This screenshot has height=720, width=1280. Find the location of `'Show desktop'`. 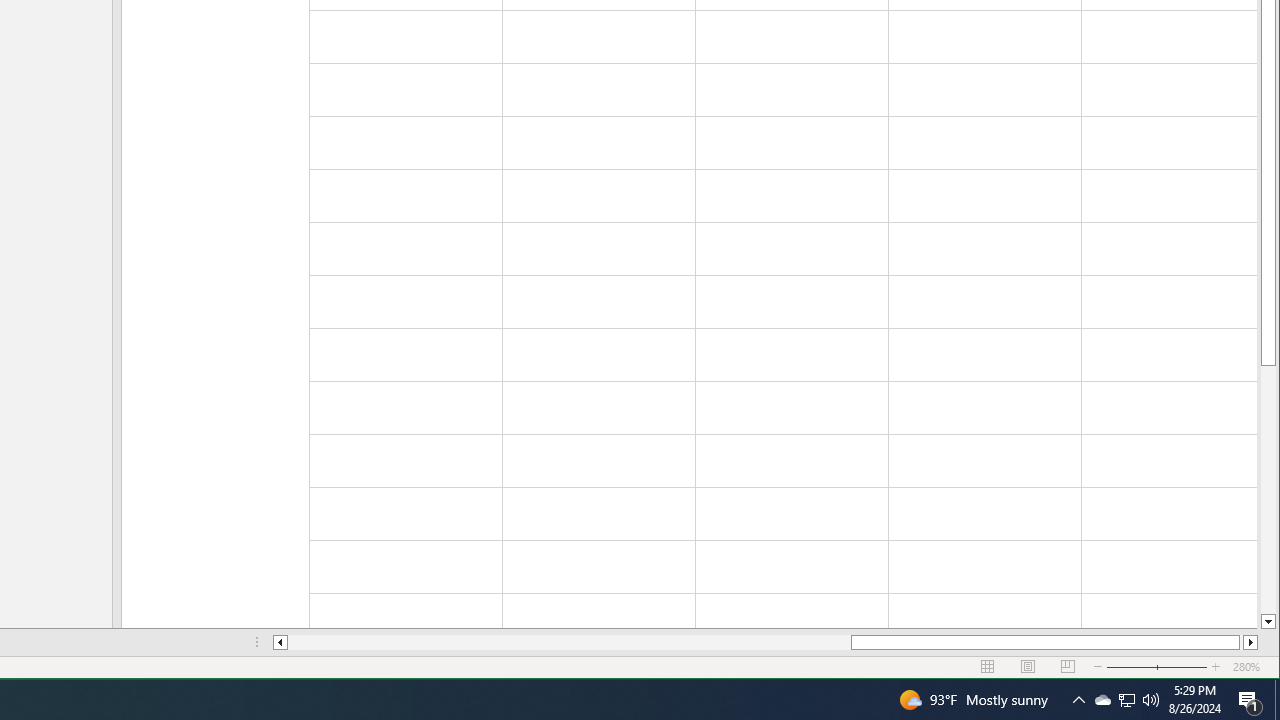

'Show desktop' is located at coordinates (1276, 698).